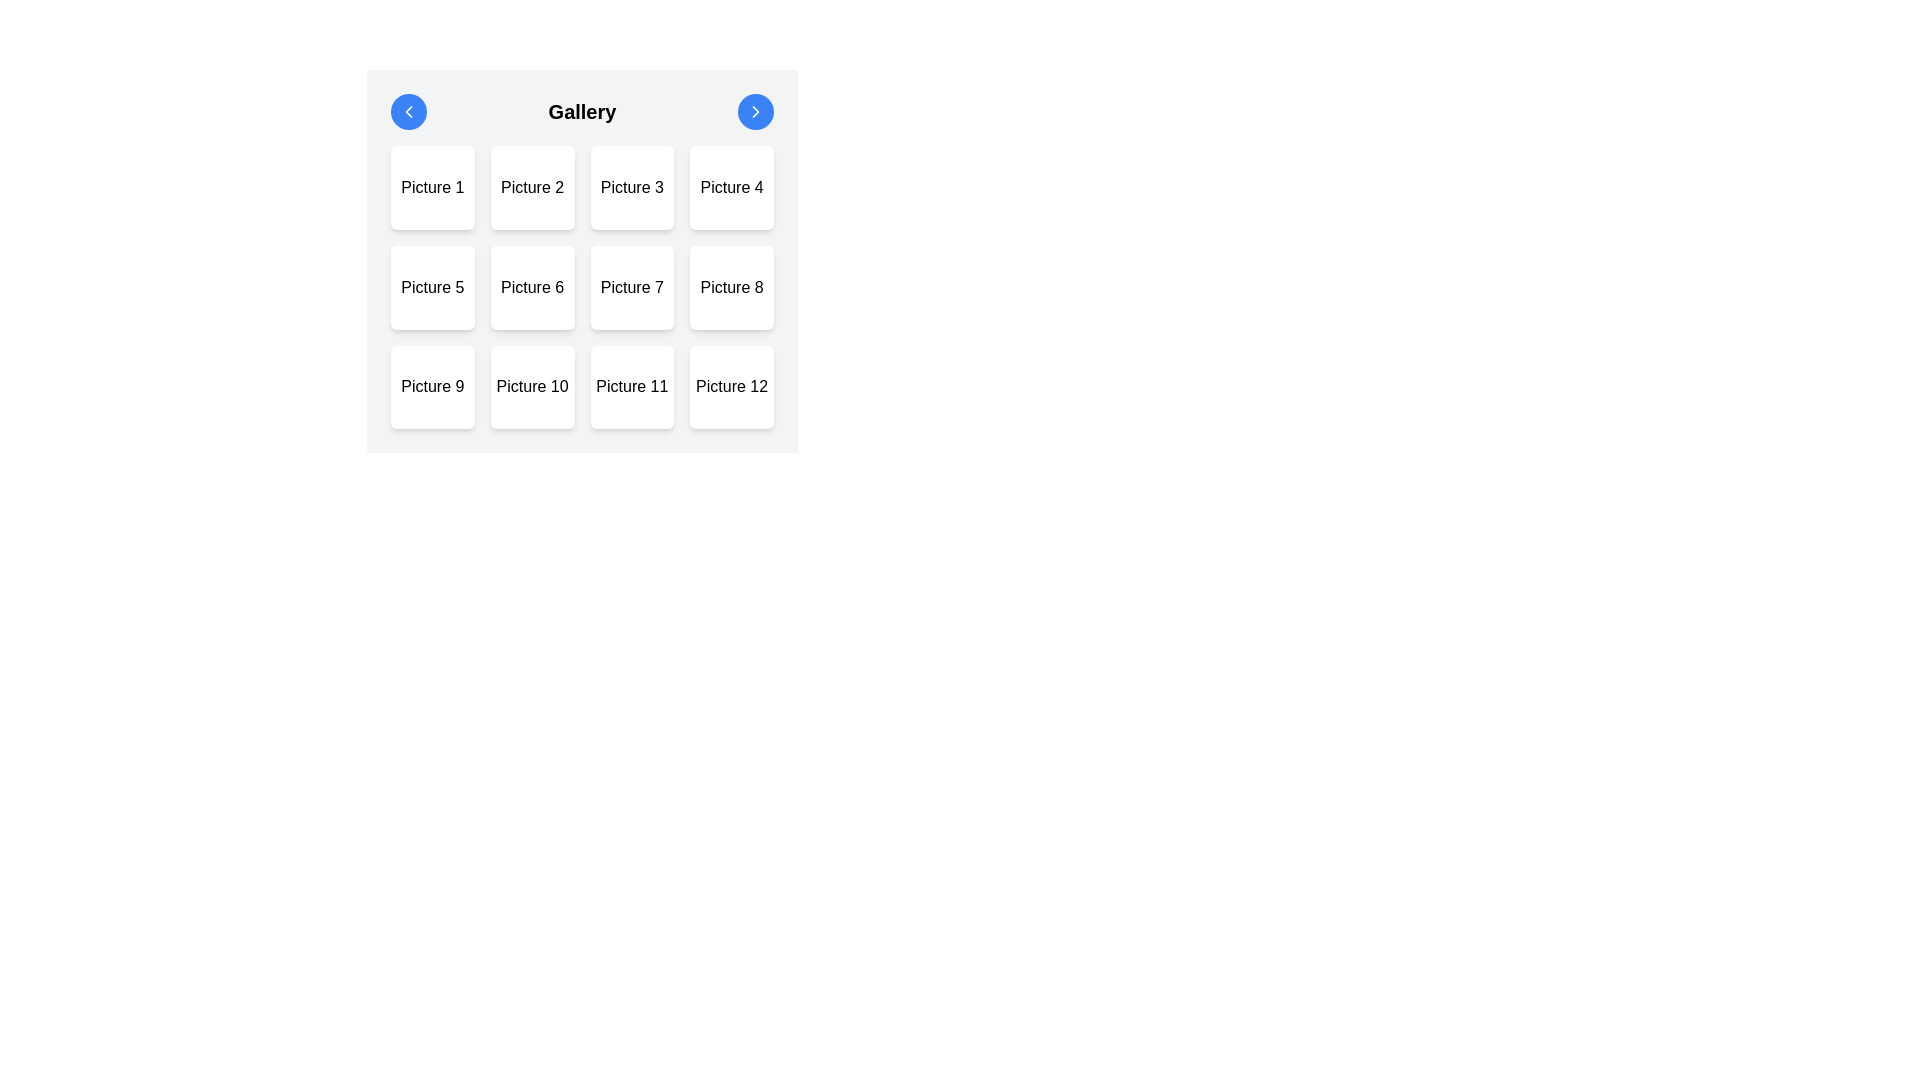  What do you see at coordinates (532, 287) in the screenshot?
I see `the button labeled 'Picture 6' which is the sixth item in a grid of 12 elements, located in the second row and second column` at bounding box center [532, 287].